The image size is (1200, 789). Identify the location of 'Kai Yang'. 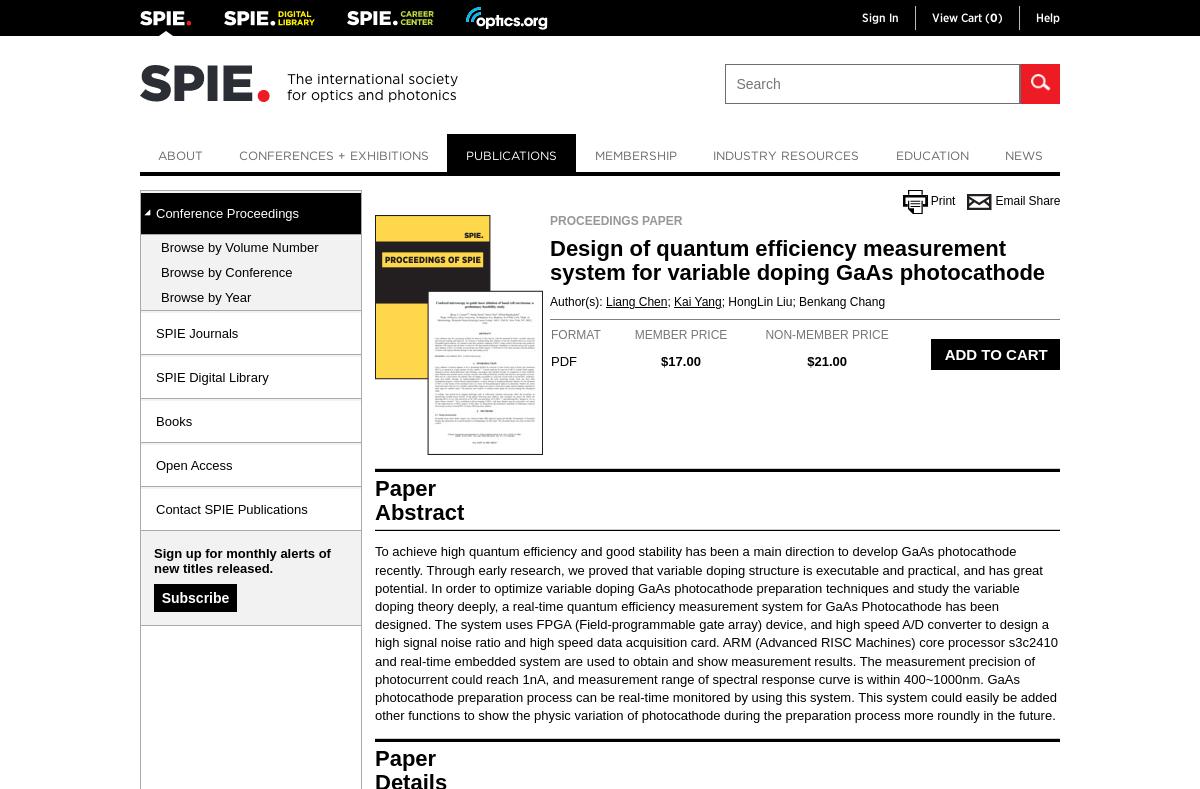
(697, 302).